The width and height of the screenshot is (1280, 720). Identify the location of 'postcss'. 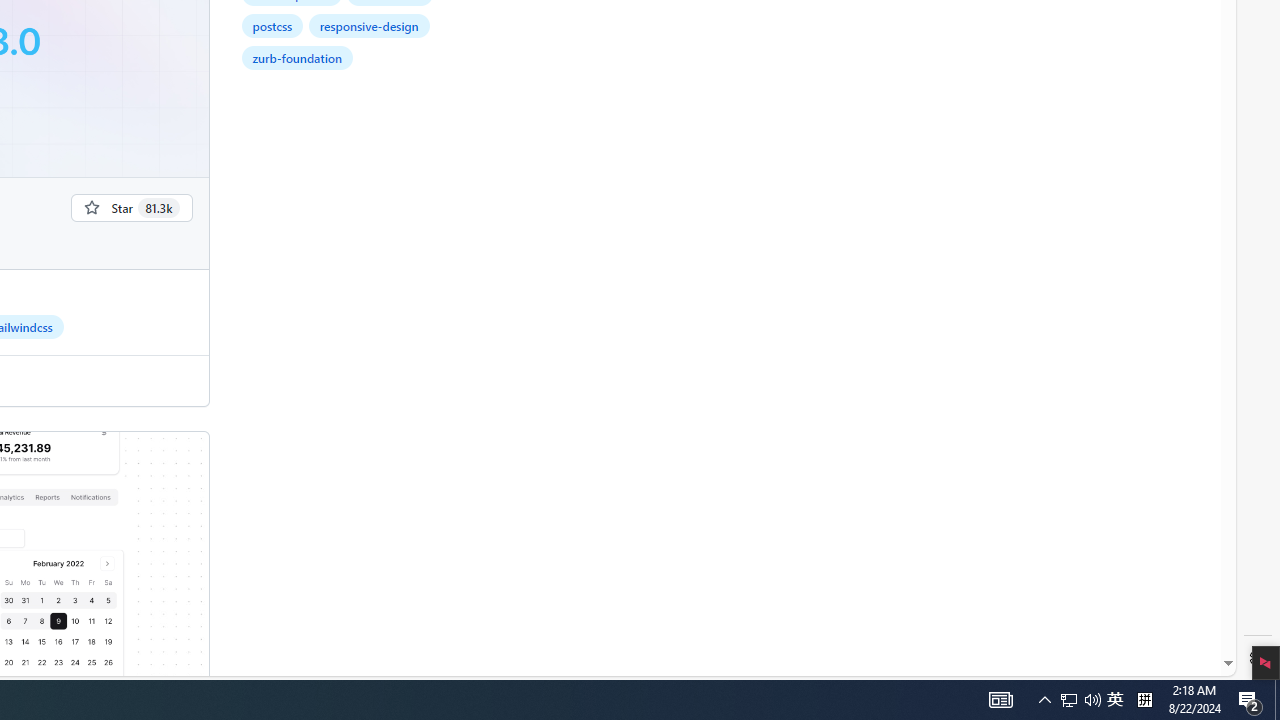
(271, 25).